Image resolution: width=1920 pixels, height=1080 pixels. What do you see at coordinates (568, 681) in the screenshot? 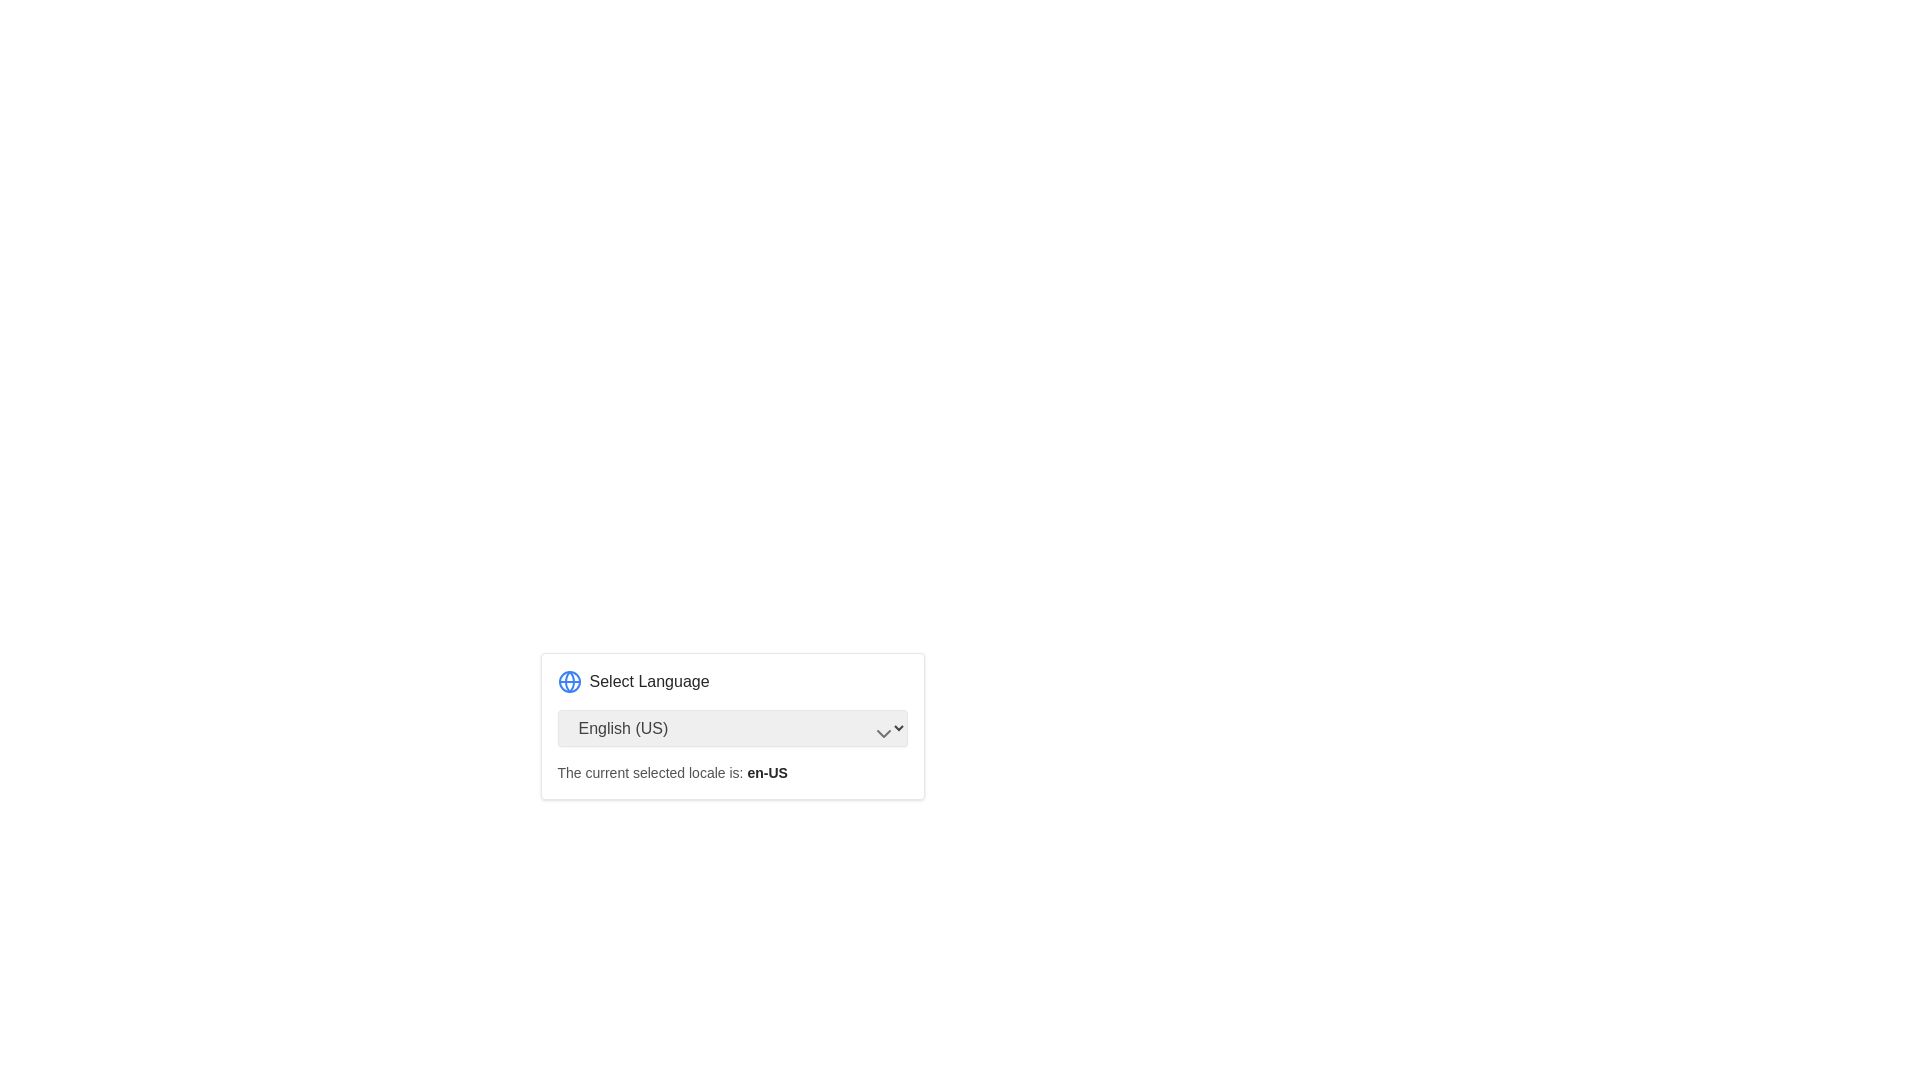
I see `the small blue circle at the center of the globe SVG graphic located in the bottom right corner of the interface` at bounding box center [568, 681].